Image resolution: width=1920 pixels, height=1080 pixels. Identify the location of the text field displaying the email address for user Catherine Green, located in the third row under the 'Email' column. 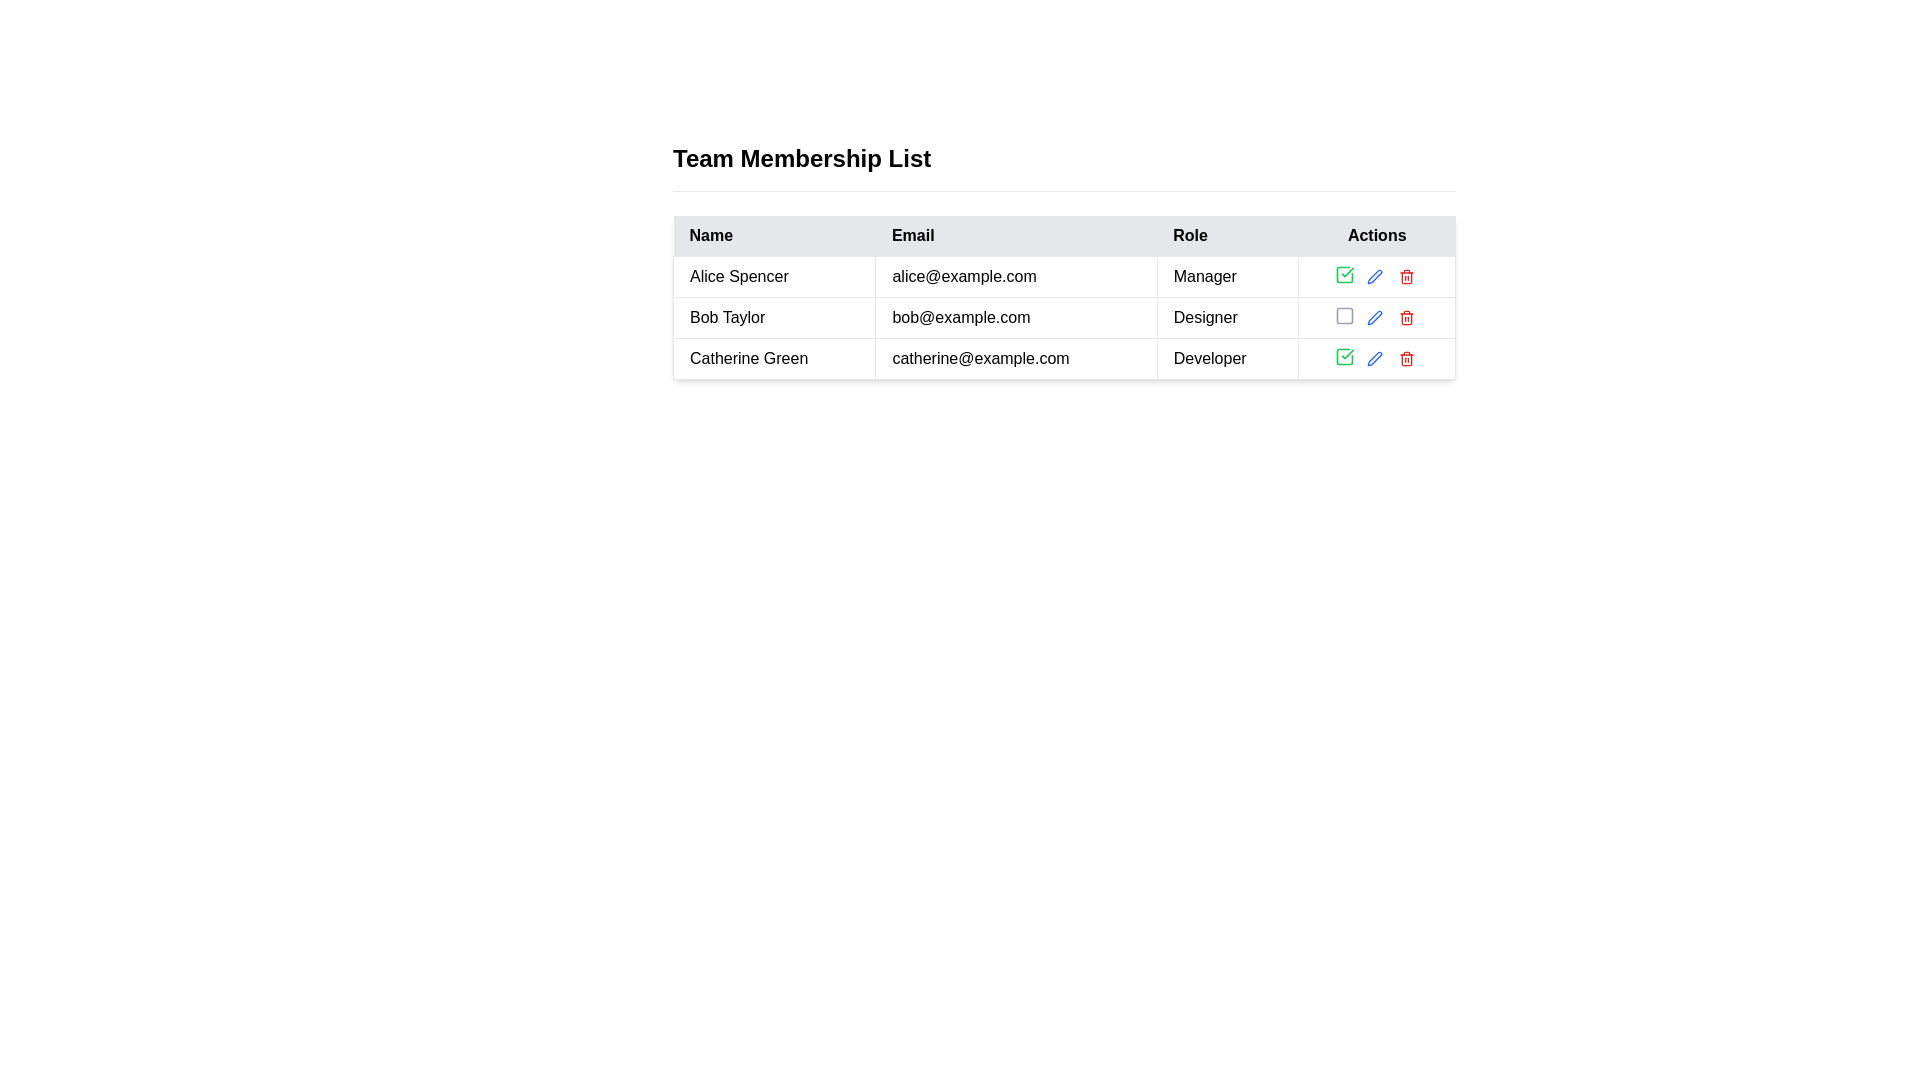
(1016, 357).